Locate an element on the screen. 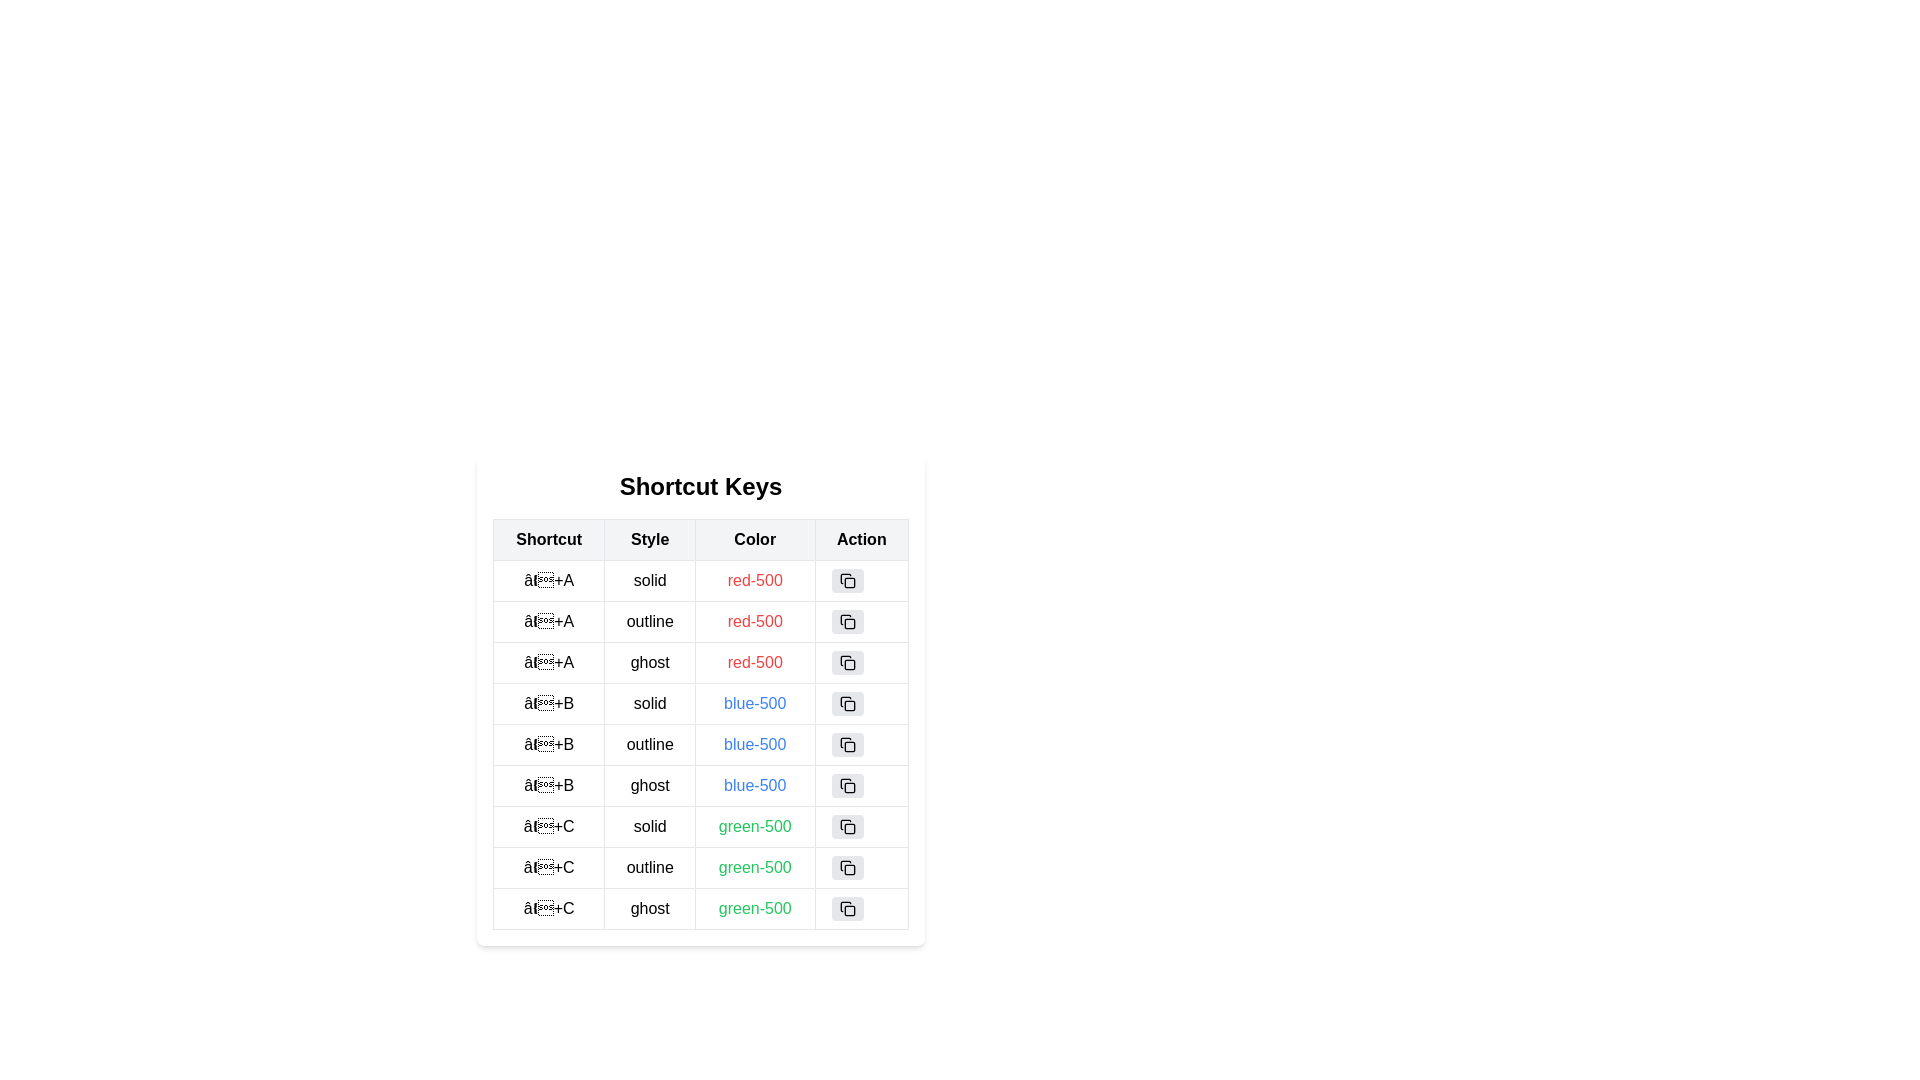 Image resolution: width=1920 pixels, height=1080 pixels. the SVG graphical element in the 'Action' column of the table row, which is styled with 'outline' and 'blue-500' color is located at coordinates (849, 747).